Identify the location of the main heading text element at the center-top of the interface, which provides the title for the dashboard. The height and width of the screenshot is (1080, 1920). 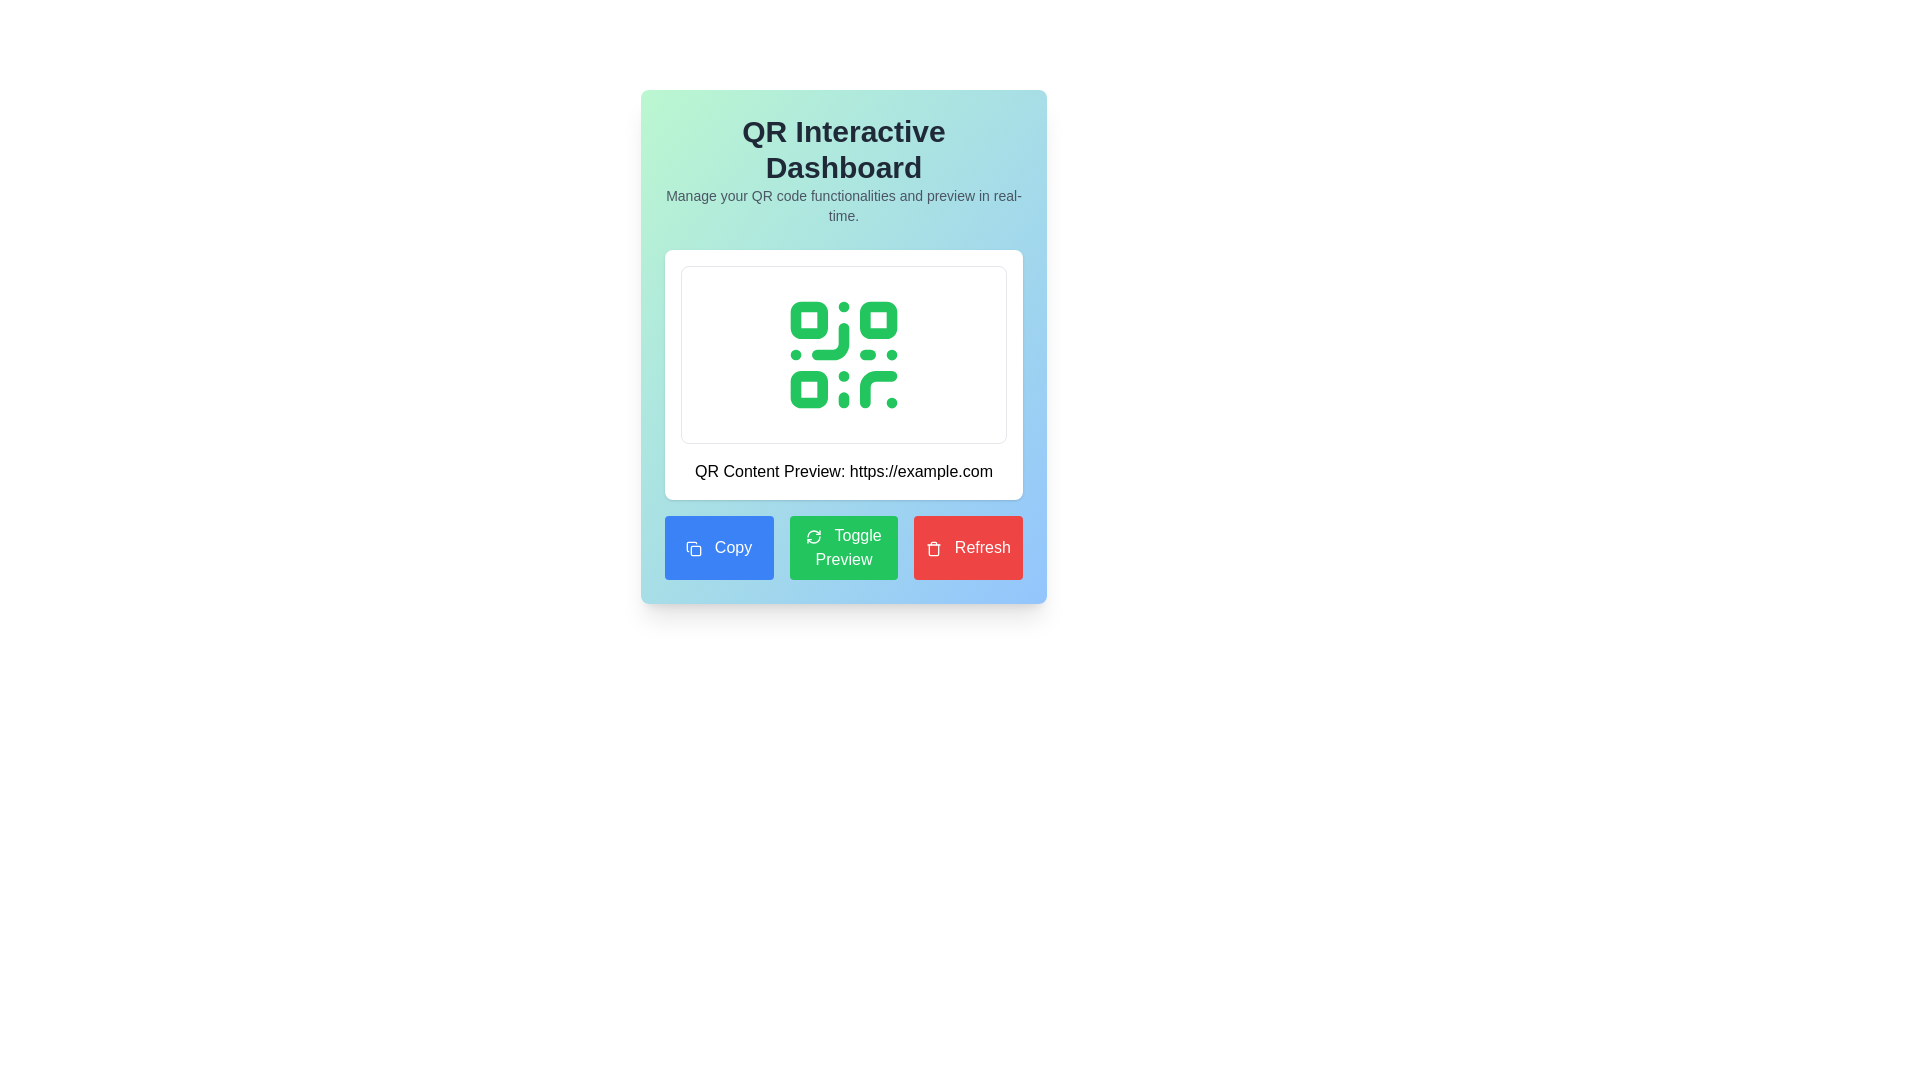
(844, 149).